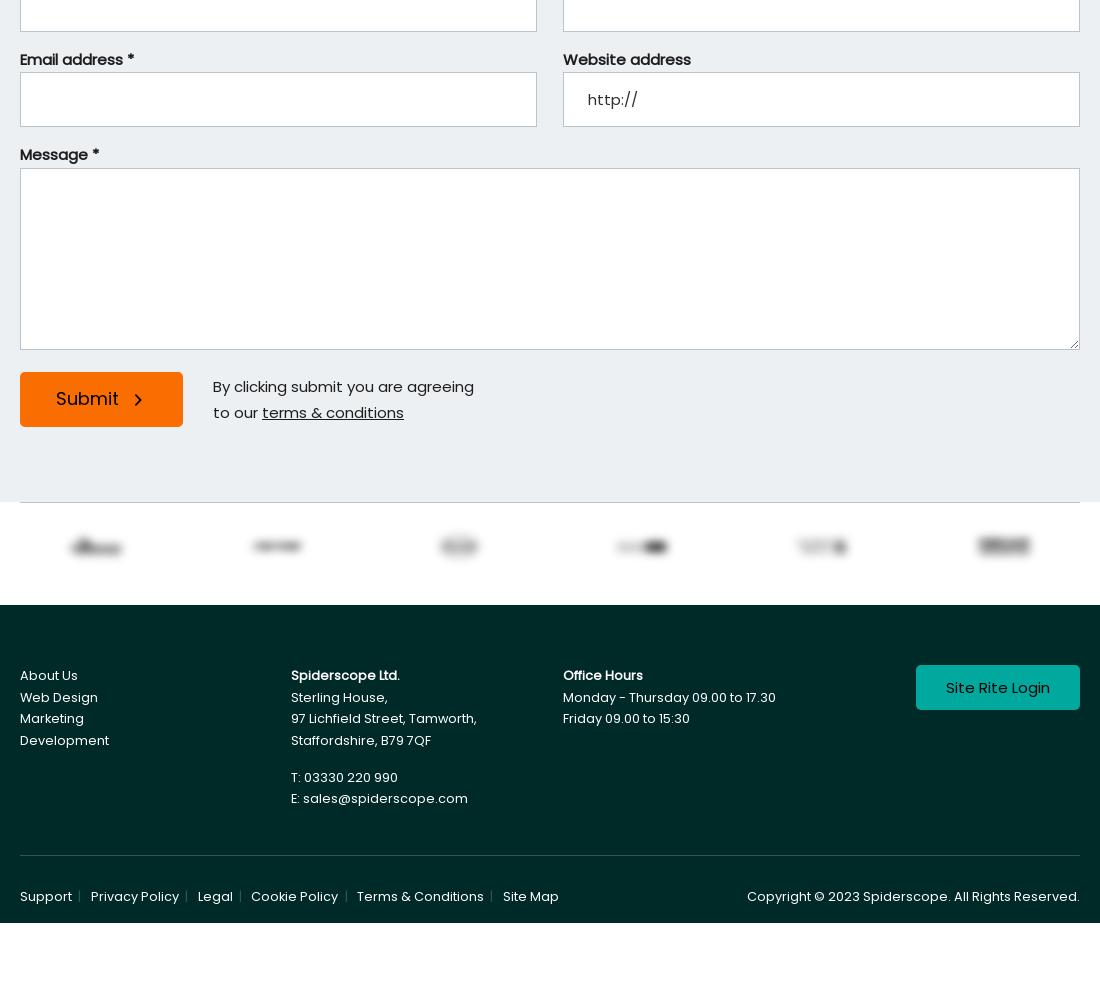  What do you see at coordinates (384, 717) in the screenshot?
I see `'97 Lichfield Street, Tamworth,'` at bounding box center [384, 717].